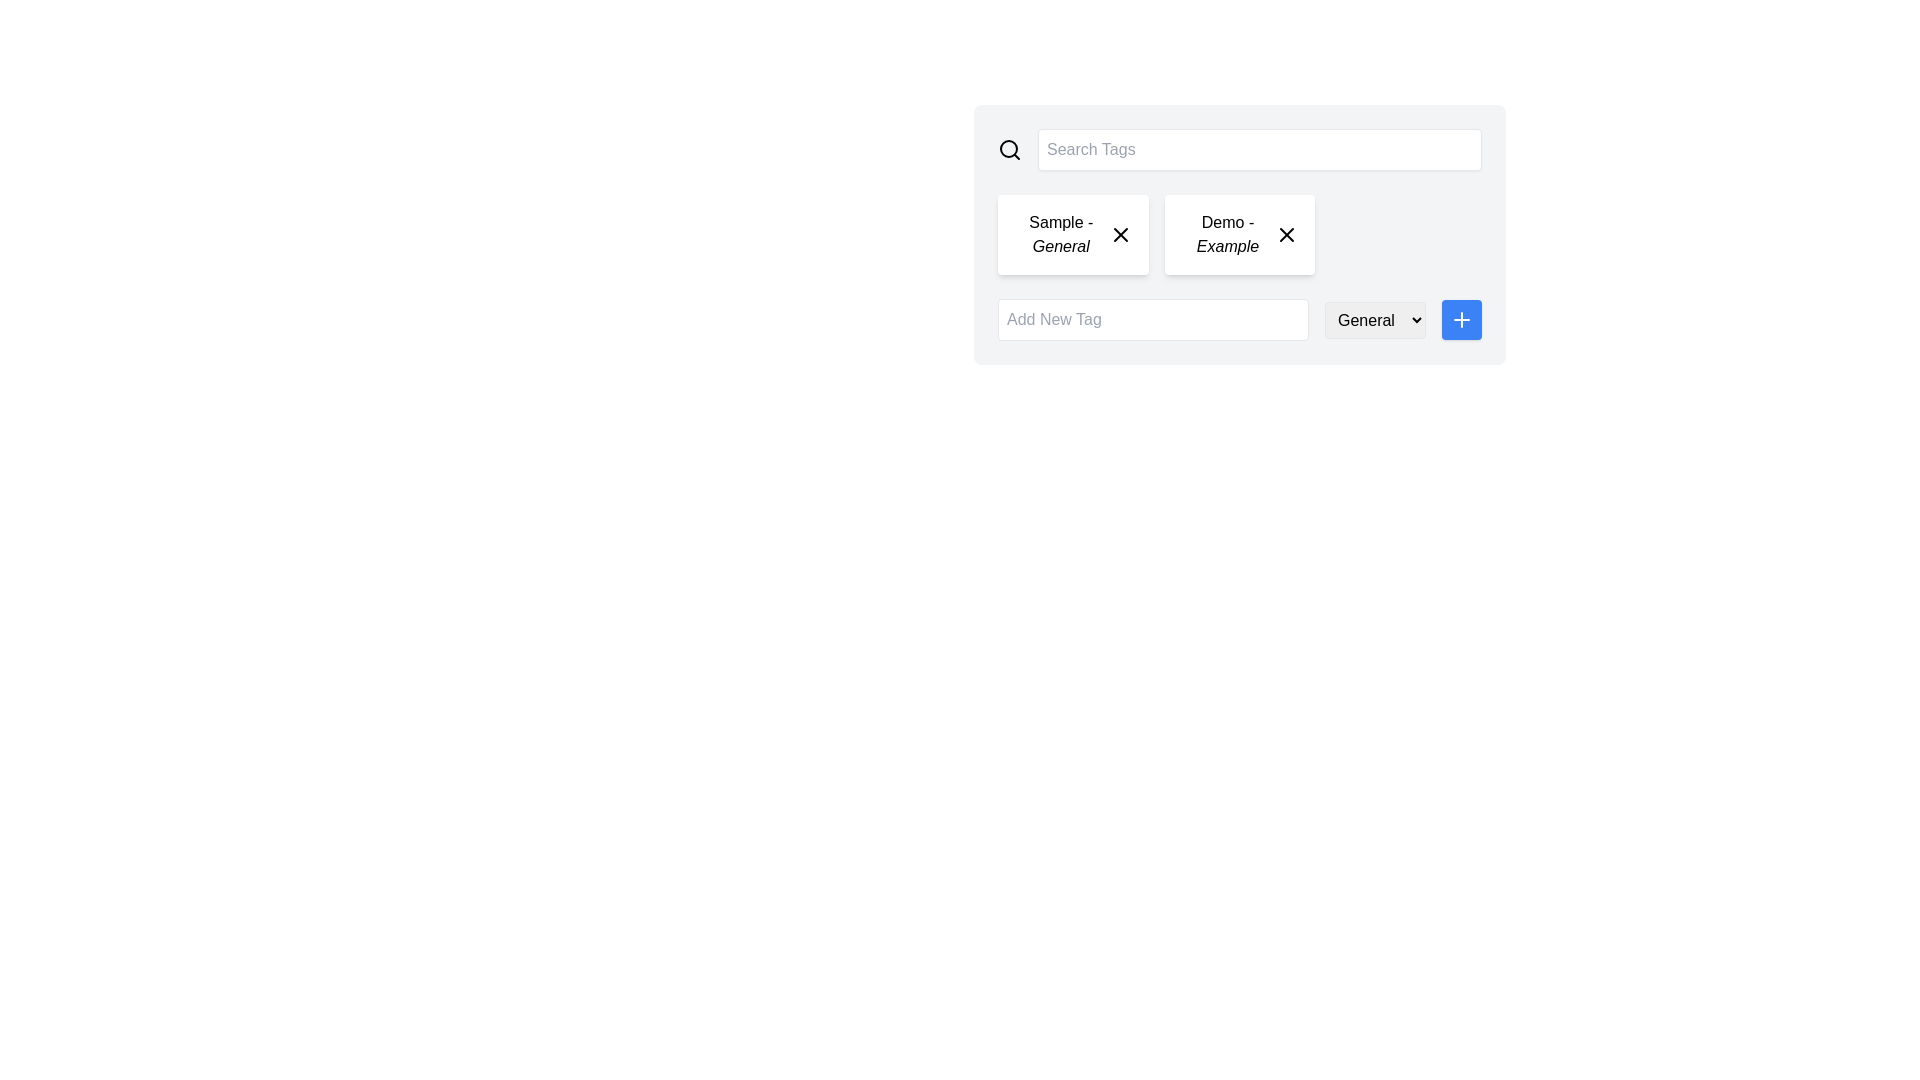 The image size is (1920, 1080). I want to click on the close icon located at the far right side of the 'Demo - Example' tag, so click(1287, 234).